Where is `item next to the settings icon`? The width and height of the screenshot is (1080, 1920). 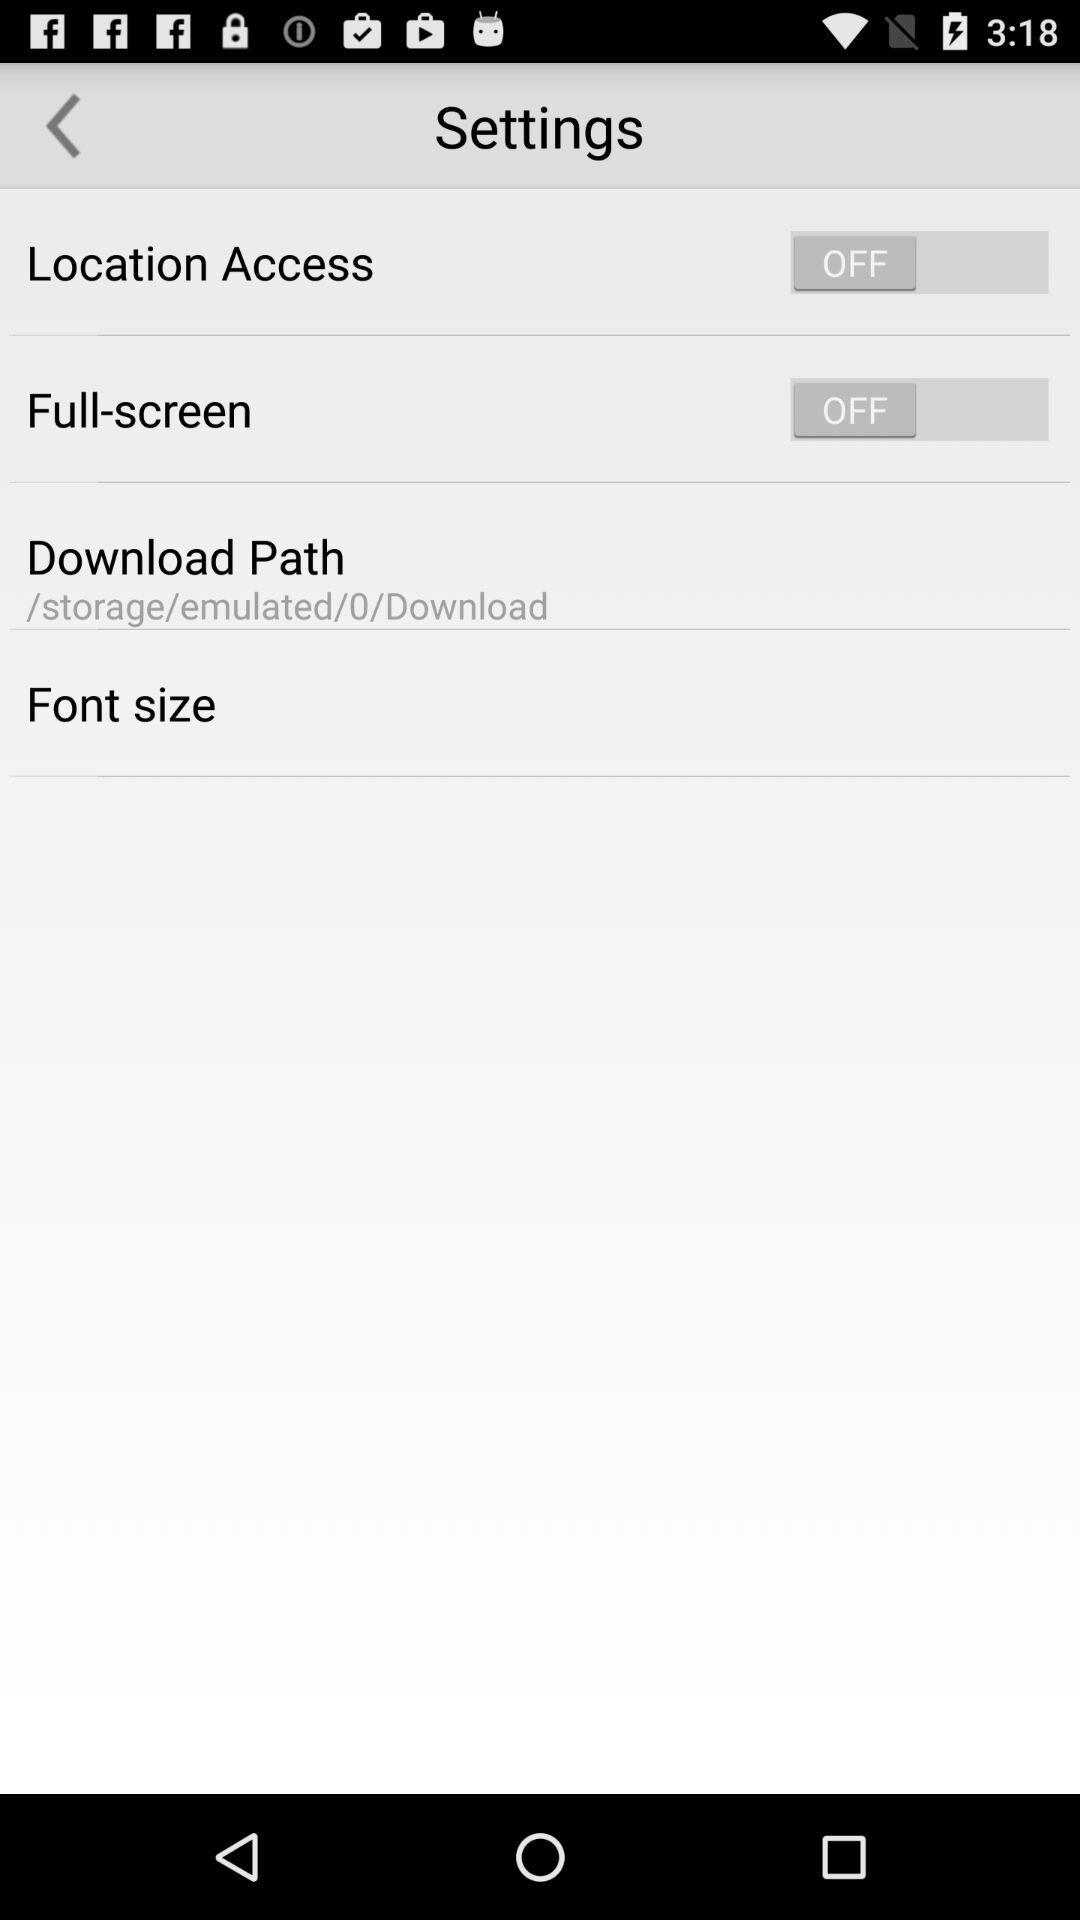
item next to the settings icon is located at coordinates (61, 124).